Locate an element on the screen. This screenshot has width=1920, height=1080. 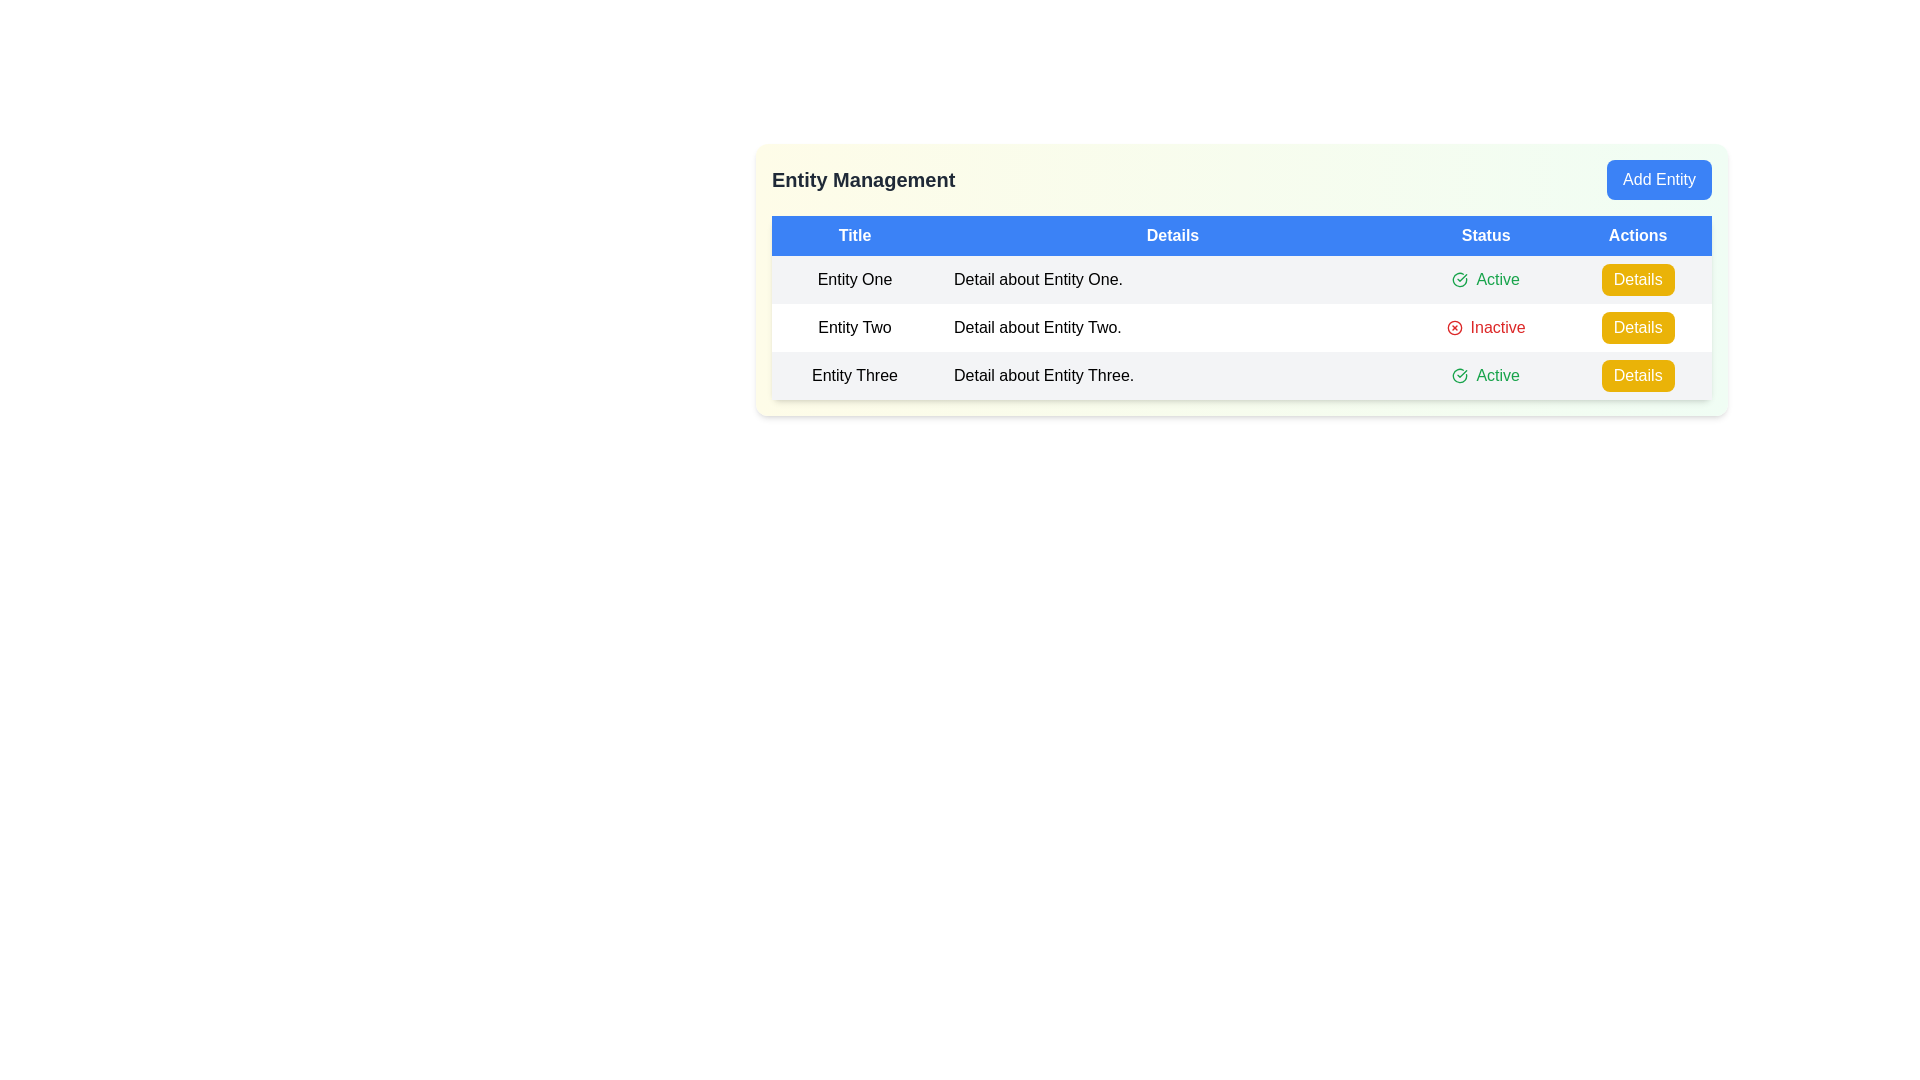
label of the 'Details' column header in the table, which is the second tab in a sequence of four tabs located near the top of the table is located at coordinates (1172, 234).